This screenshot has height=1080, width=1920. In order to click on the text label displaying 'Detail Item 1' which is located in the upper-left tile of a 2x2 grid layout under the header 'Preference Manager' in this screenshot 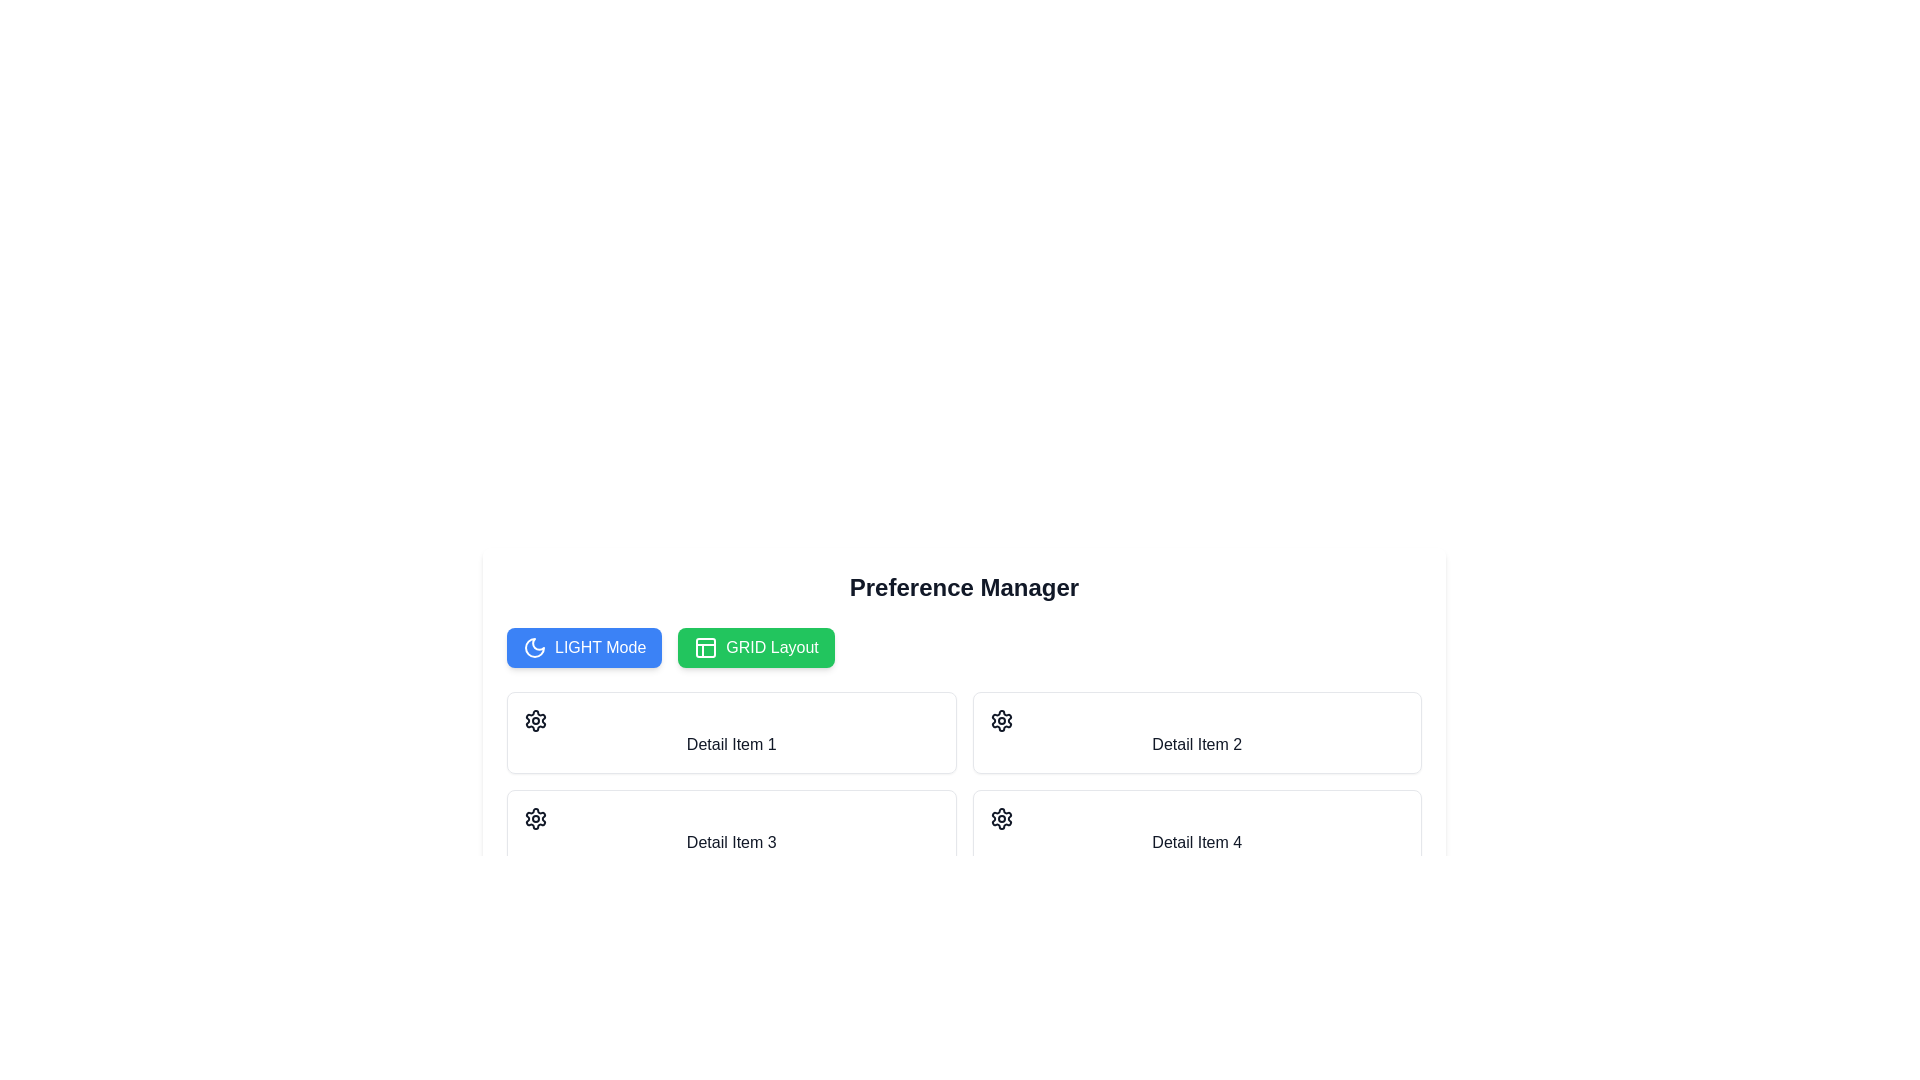, I will do `click(730, 744)`.